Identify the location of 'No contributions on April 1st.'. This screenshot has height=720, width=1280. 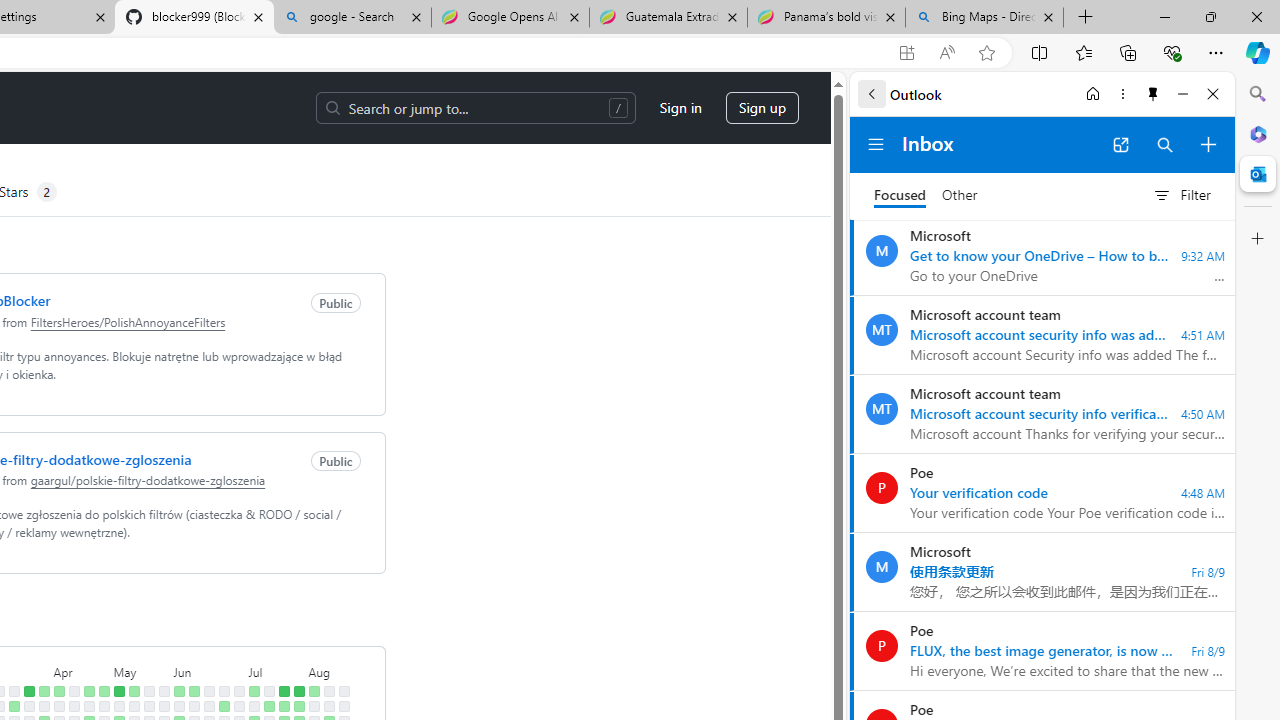
(44, 705).